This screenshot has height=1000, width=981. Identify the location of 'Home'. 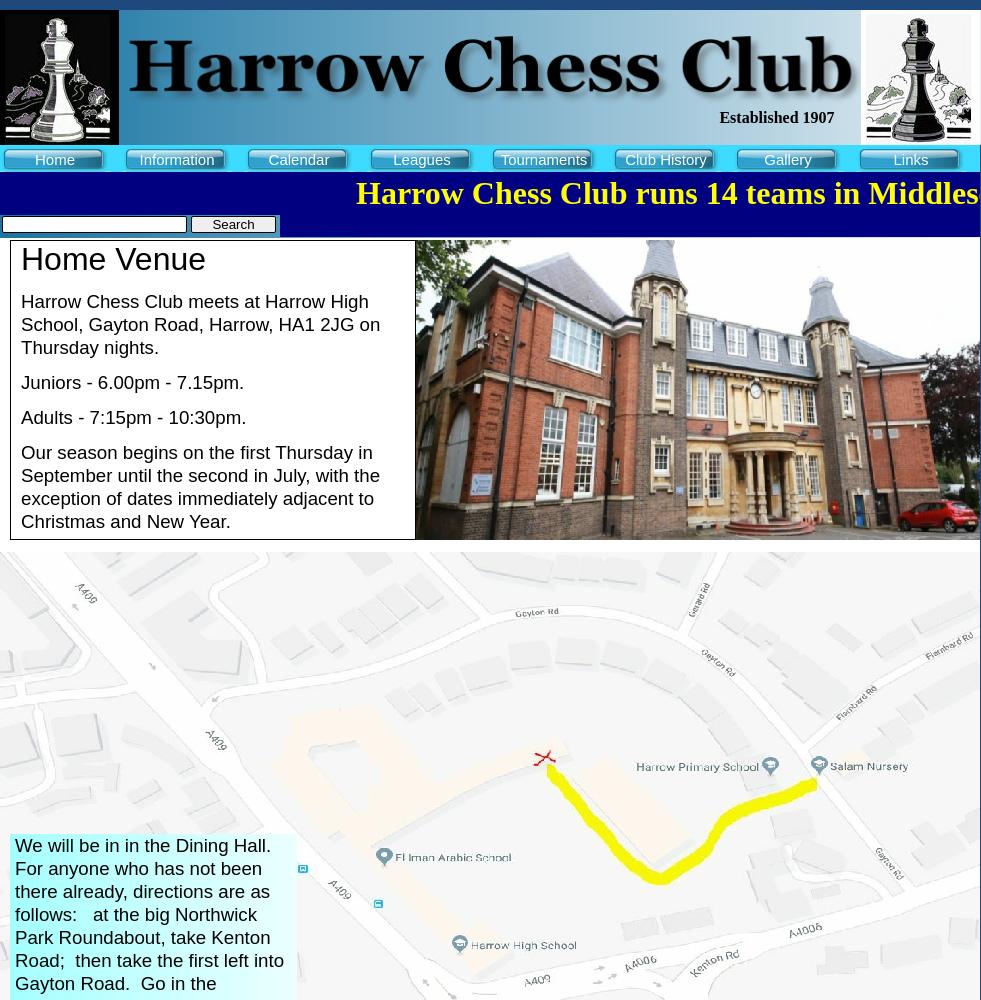
(53, 159).